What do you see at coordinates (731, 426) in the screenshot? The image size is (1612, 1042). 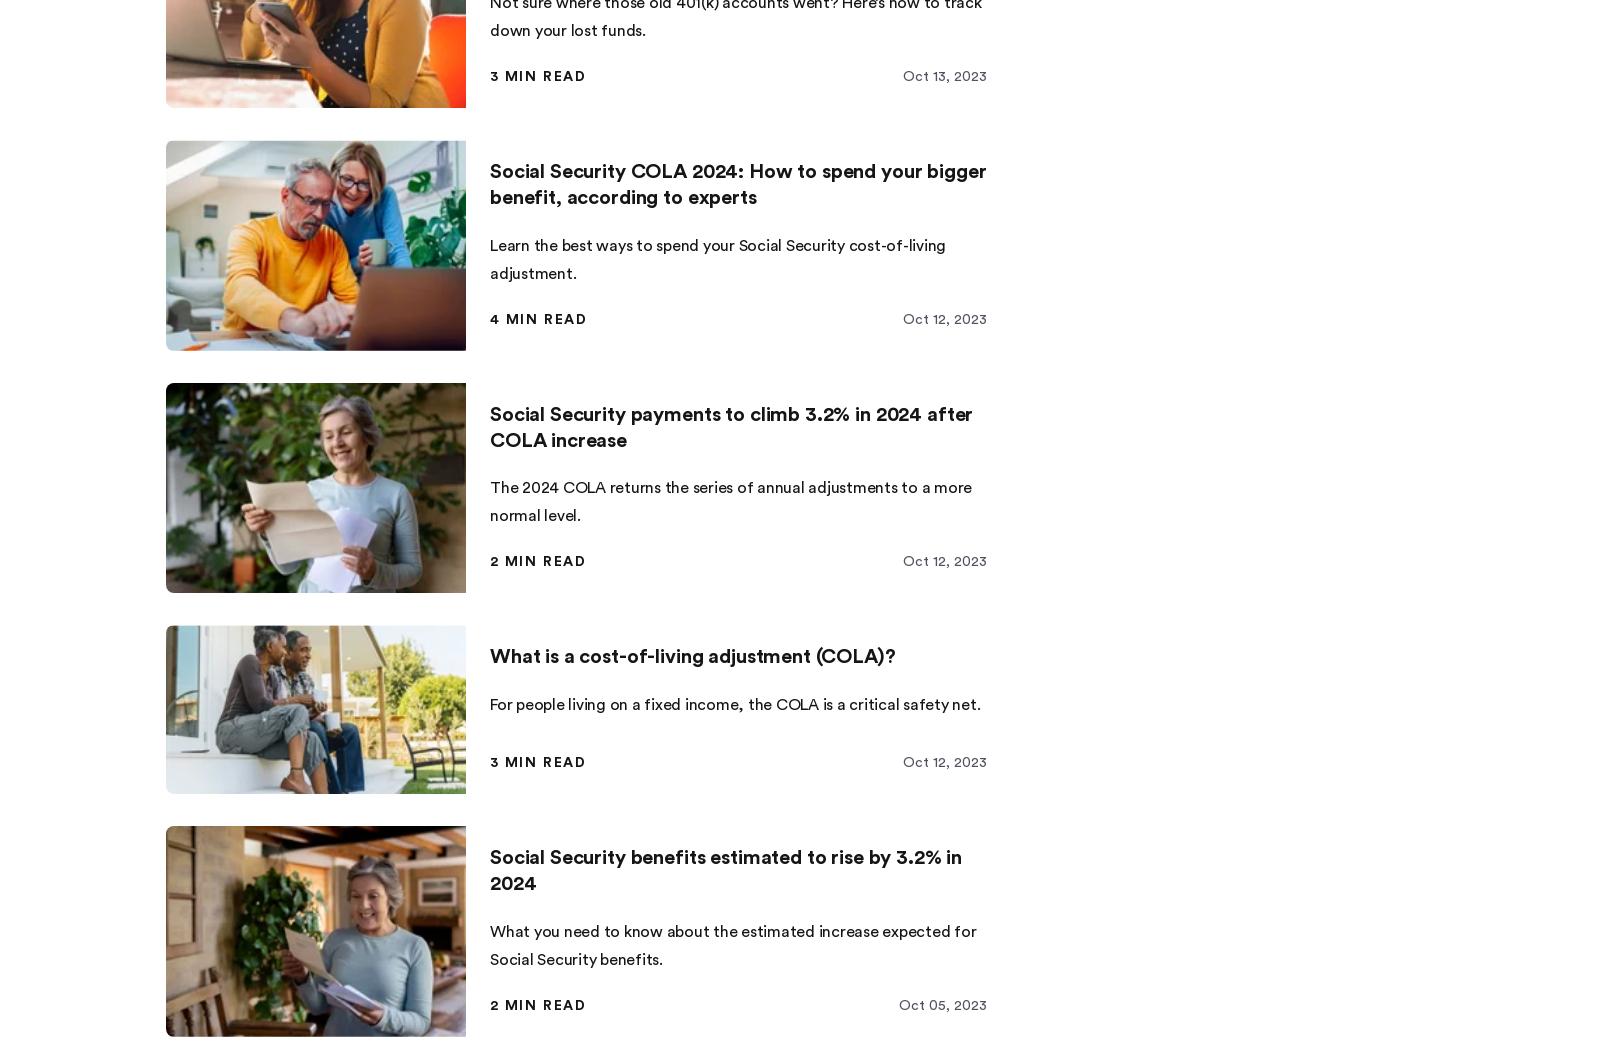 I see `'Social Security payments to climb 3.2% in 2024 after COLA increase'` at bounding box center [731, 426].